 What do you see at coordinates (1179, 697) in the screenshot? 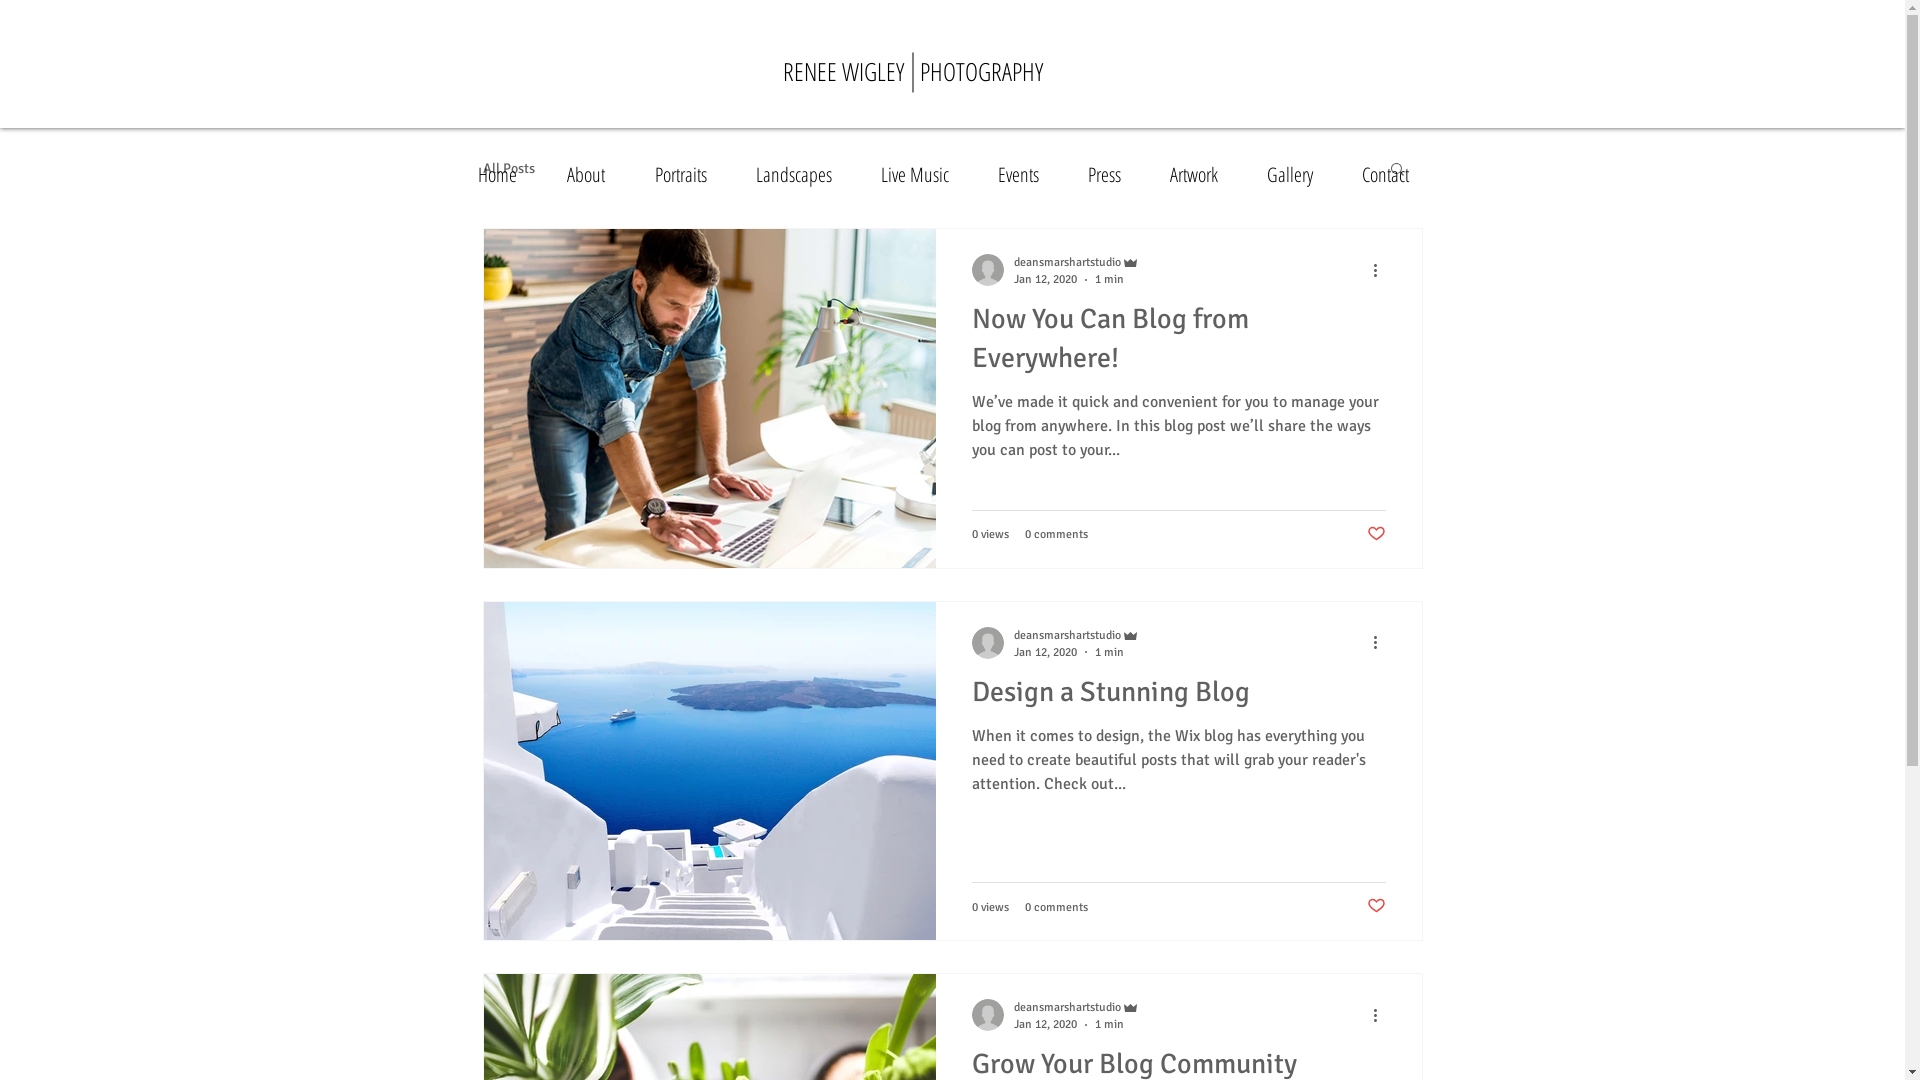
I see `'Design a Stunning Blog'` at bounding box center [1179, 697].